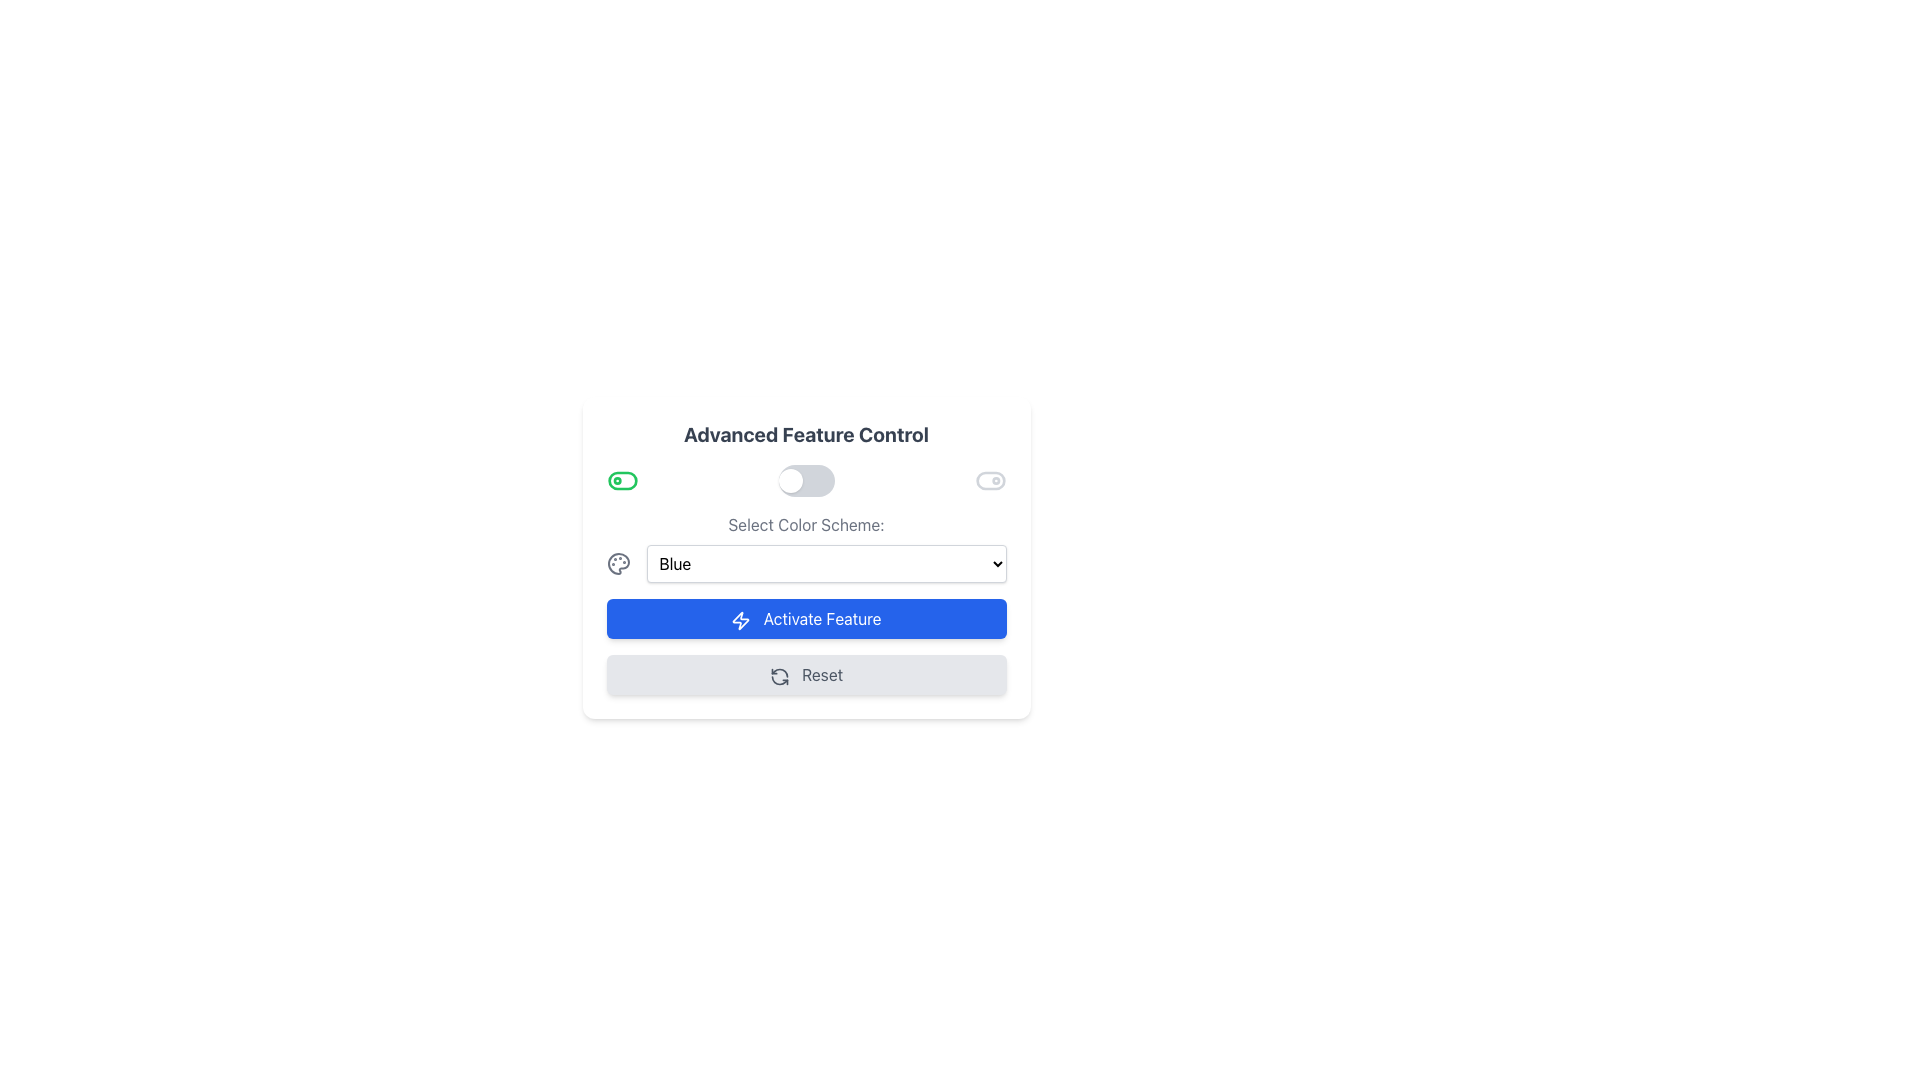 The height and width of the screenshot is (1080, 1920). Describe the element at coordinates (806, 481) in the screenshot. I see `the toggle switch with a gray background and white circular thumb located in the 'Advanced Feature Control' section to switch its state` at that location.